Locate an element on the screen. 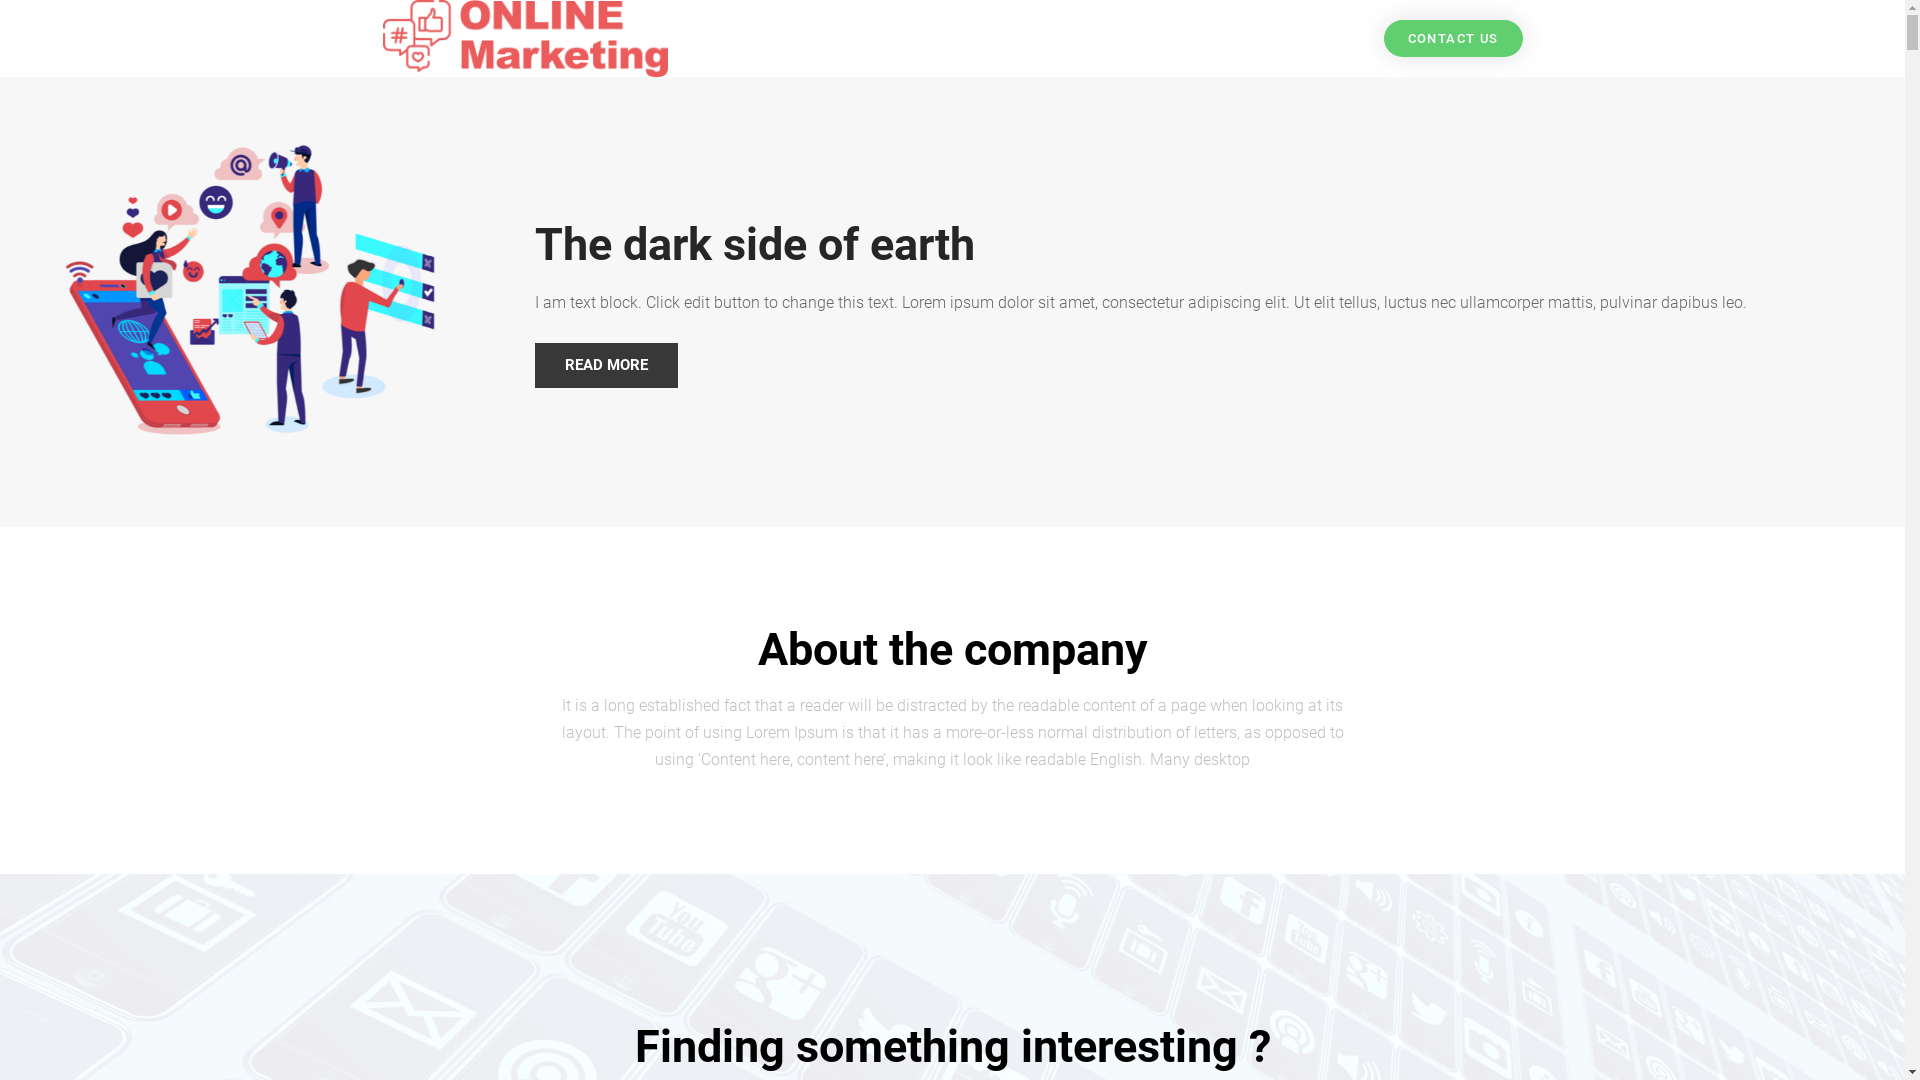 This screenshot has width=1920, height=1080. 'CONTACT US' is located at coordinates (1453, 38).